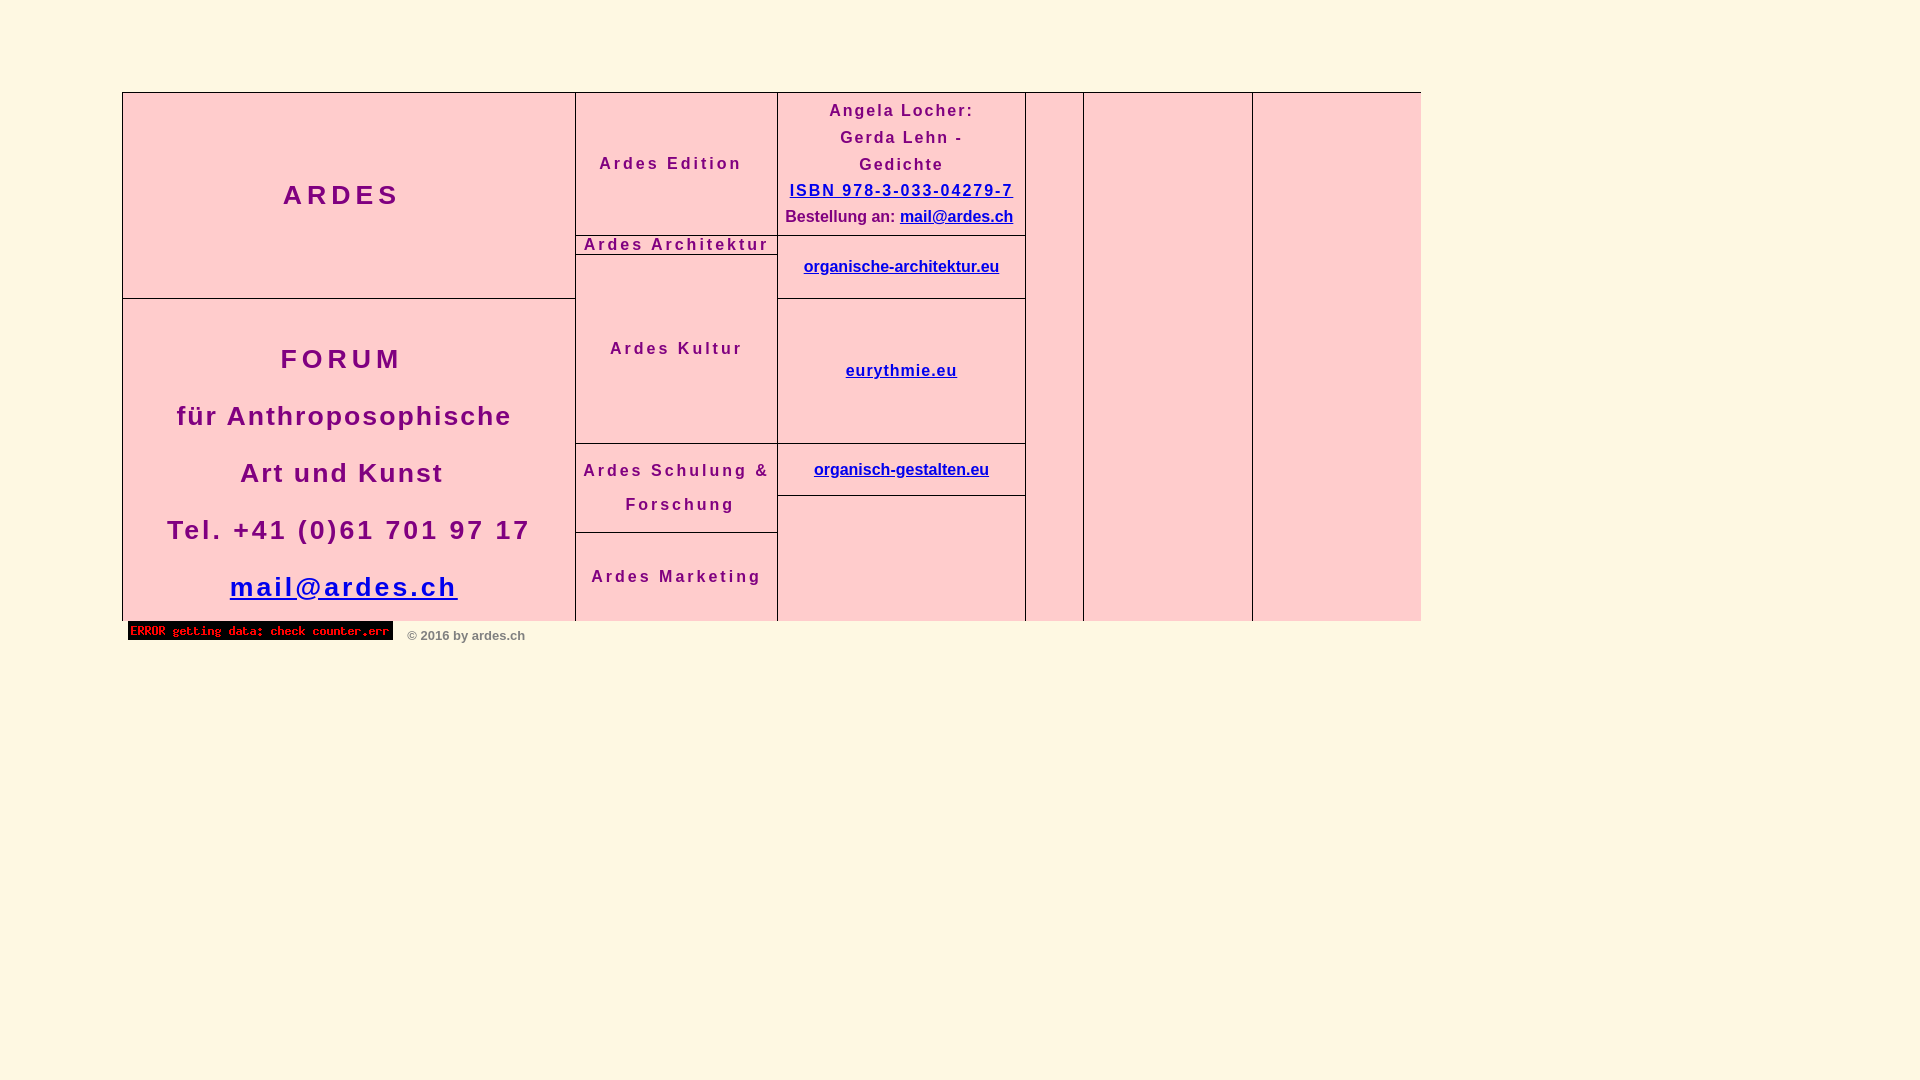 Image resolution: width=1920 pixels, height=1080 pixels. I want to click on 'ISBN 978-3-033-04279-7', so click(901, 190).